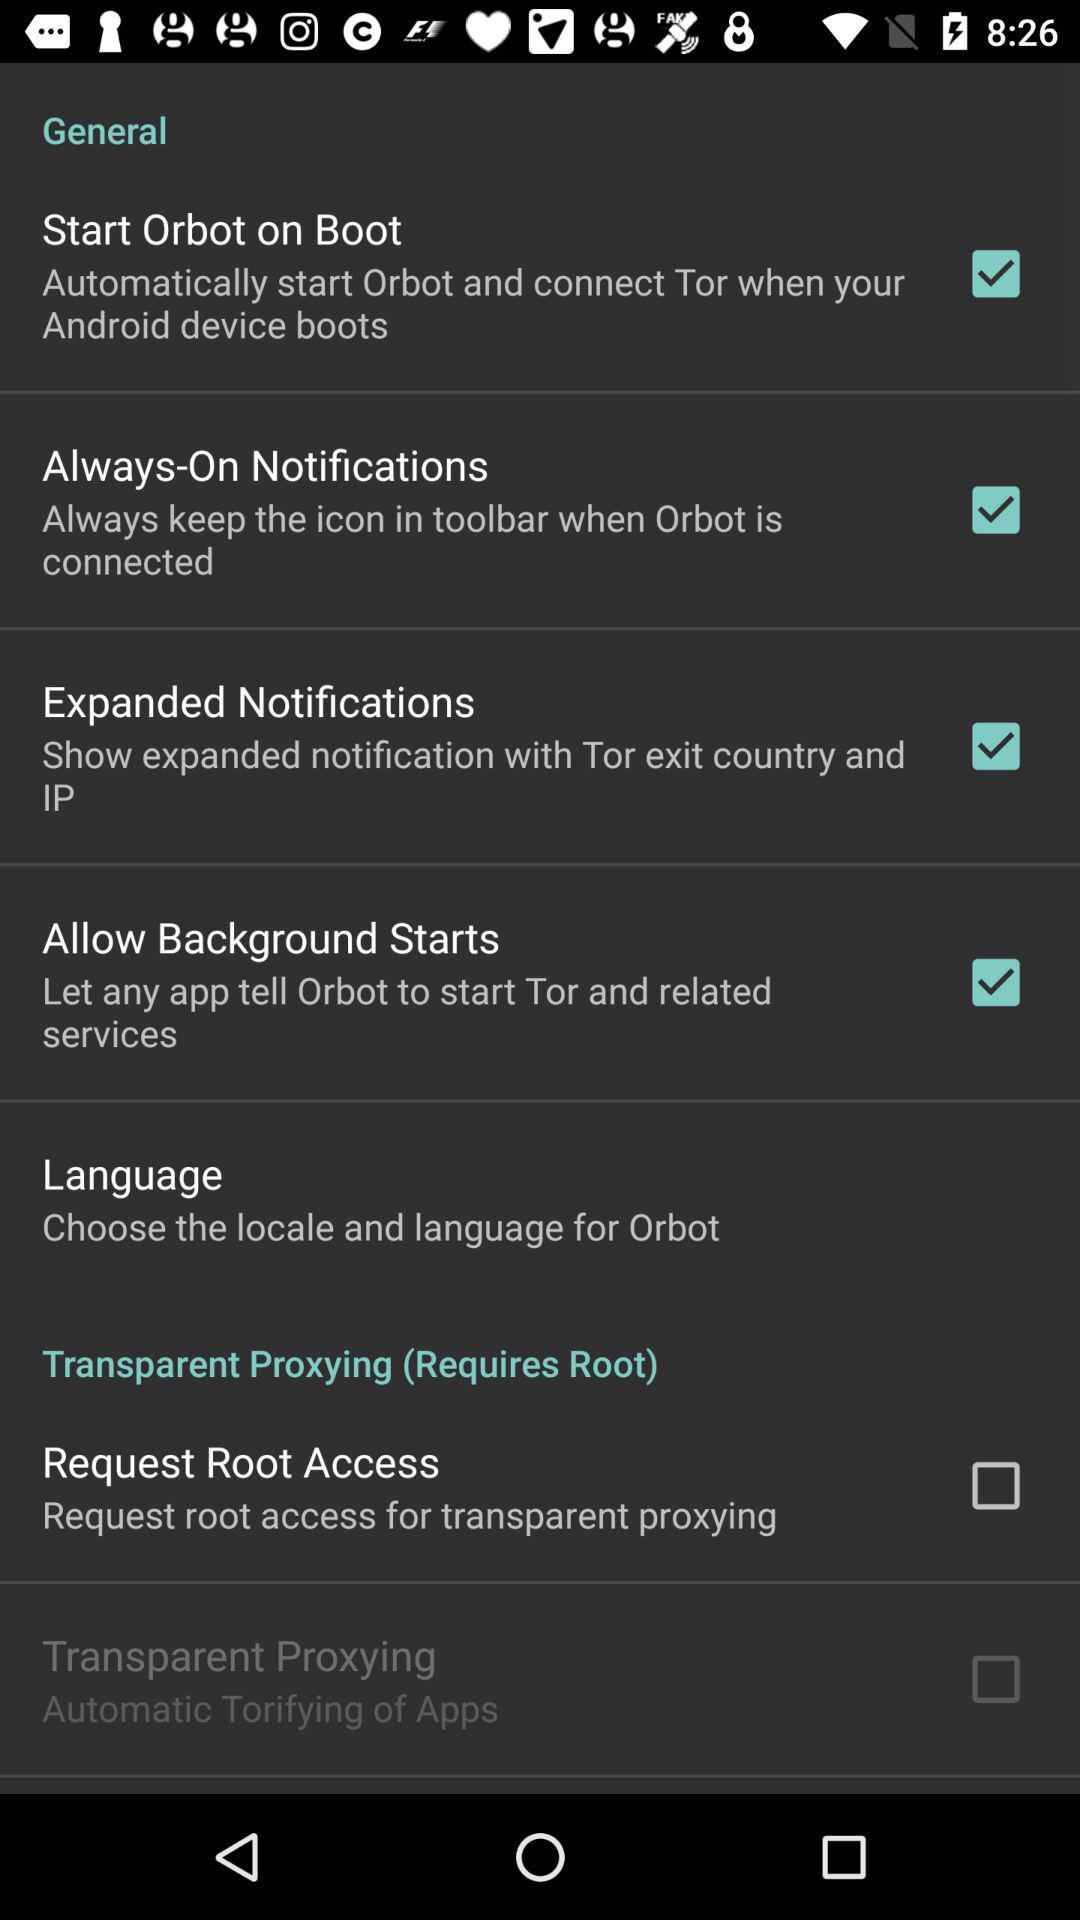 The width and height of the screenshot is (1080, 1920). What do you see at coordinates (477, 774) in the screenshot?
I see `the icon below expanded notifications icon` at bounding box center [477, 774].